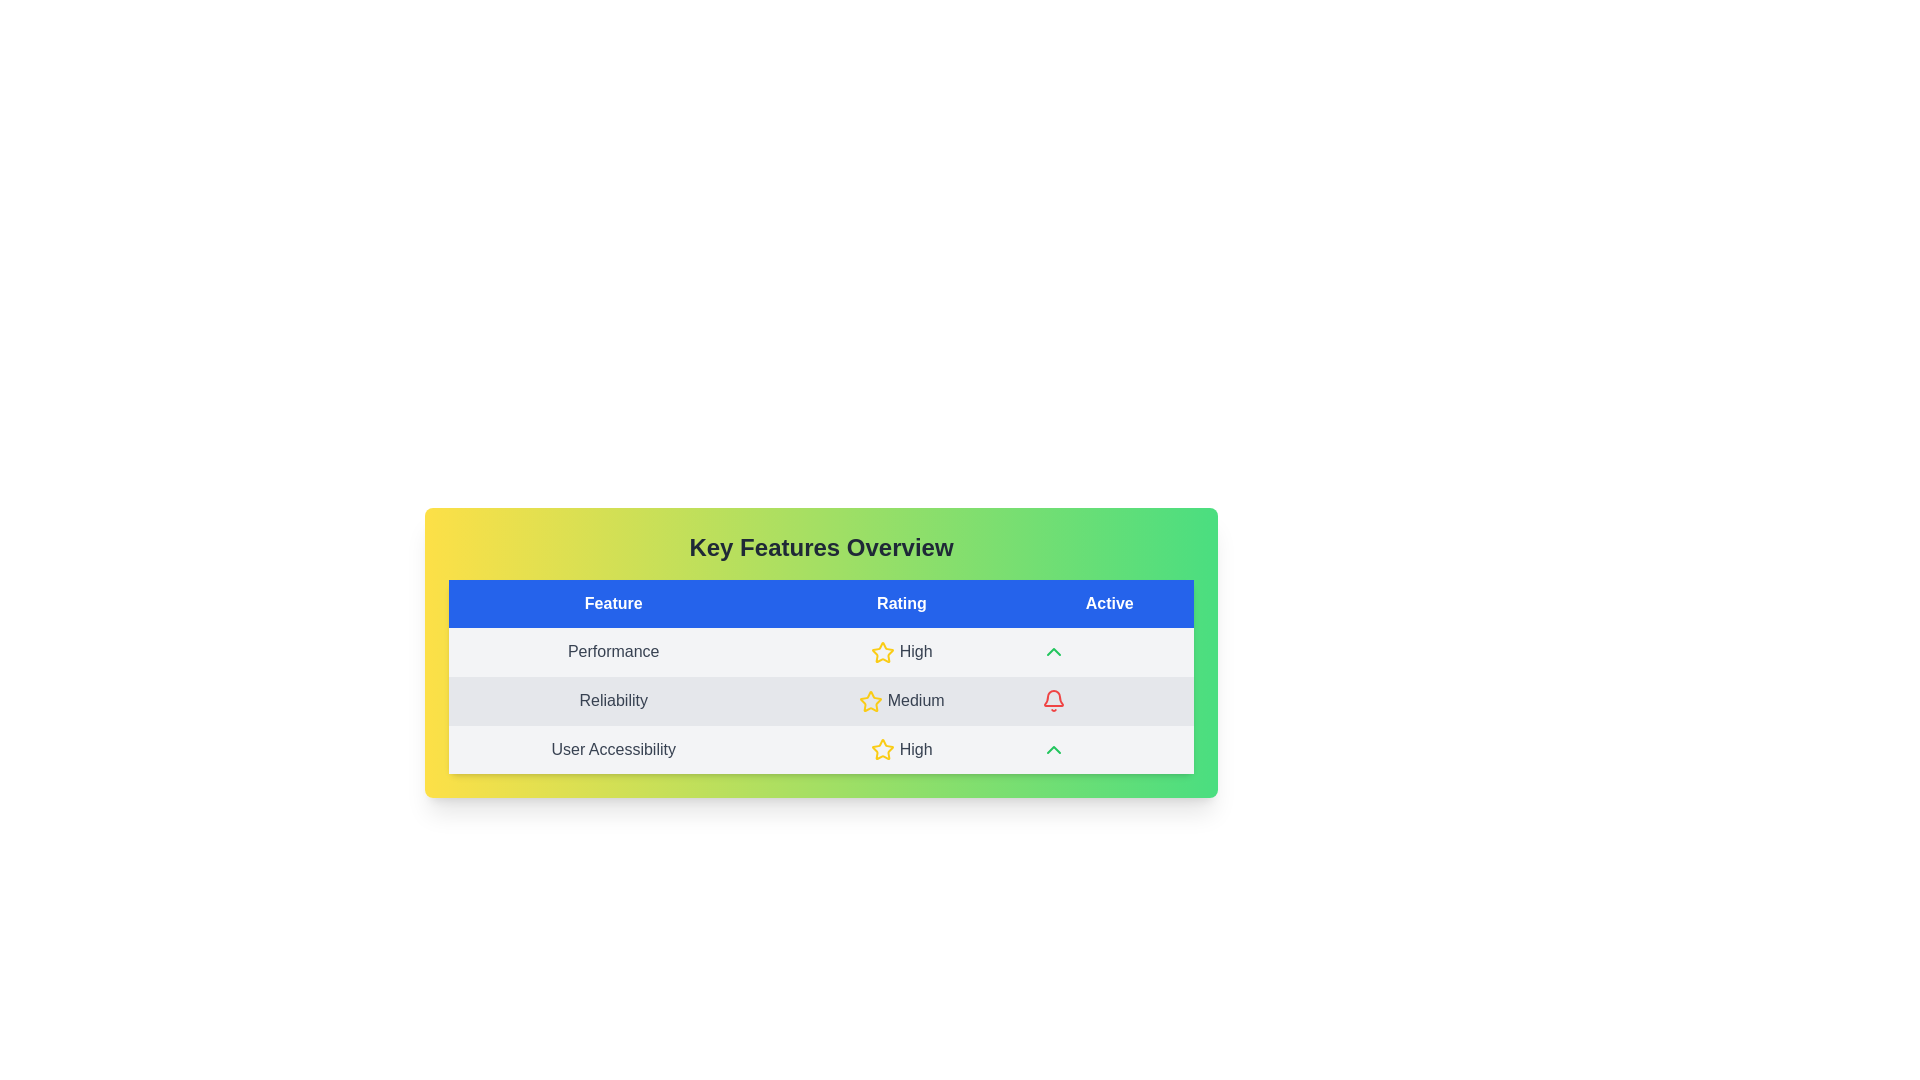  What do you see at coordinates (901, 749) in the screenshot?
I see `the text label 'High' located in the third row under the 'Rating' column, next to the yellow star icon` at bounding box center [901, 749].